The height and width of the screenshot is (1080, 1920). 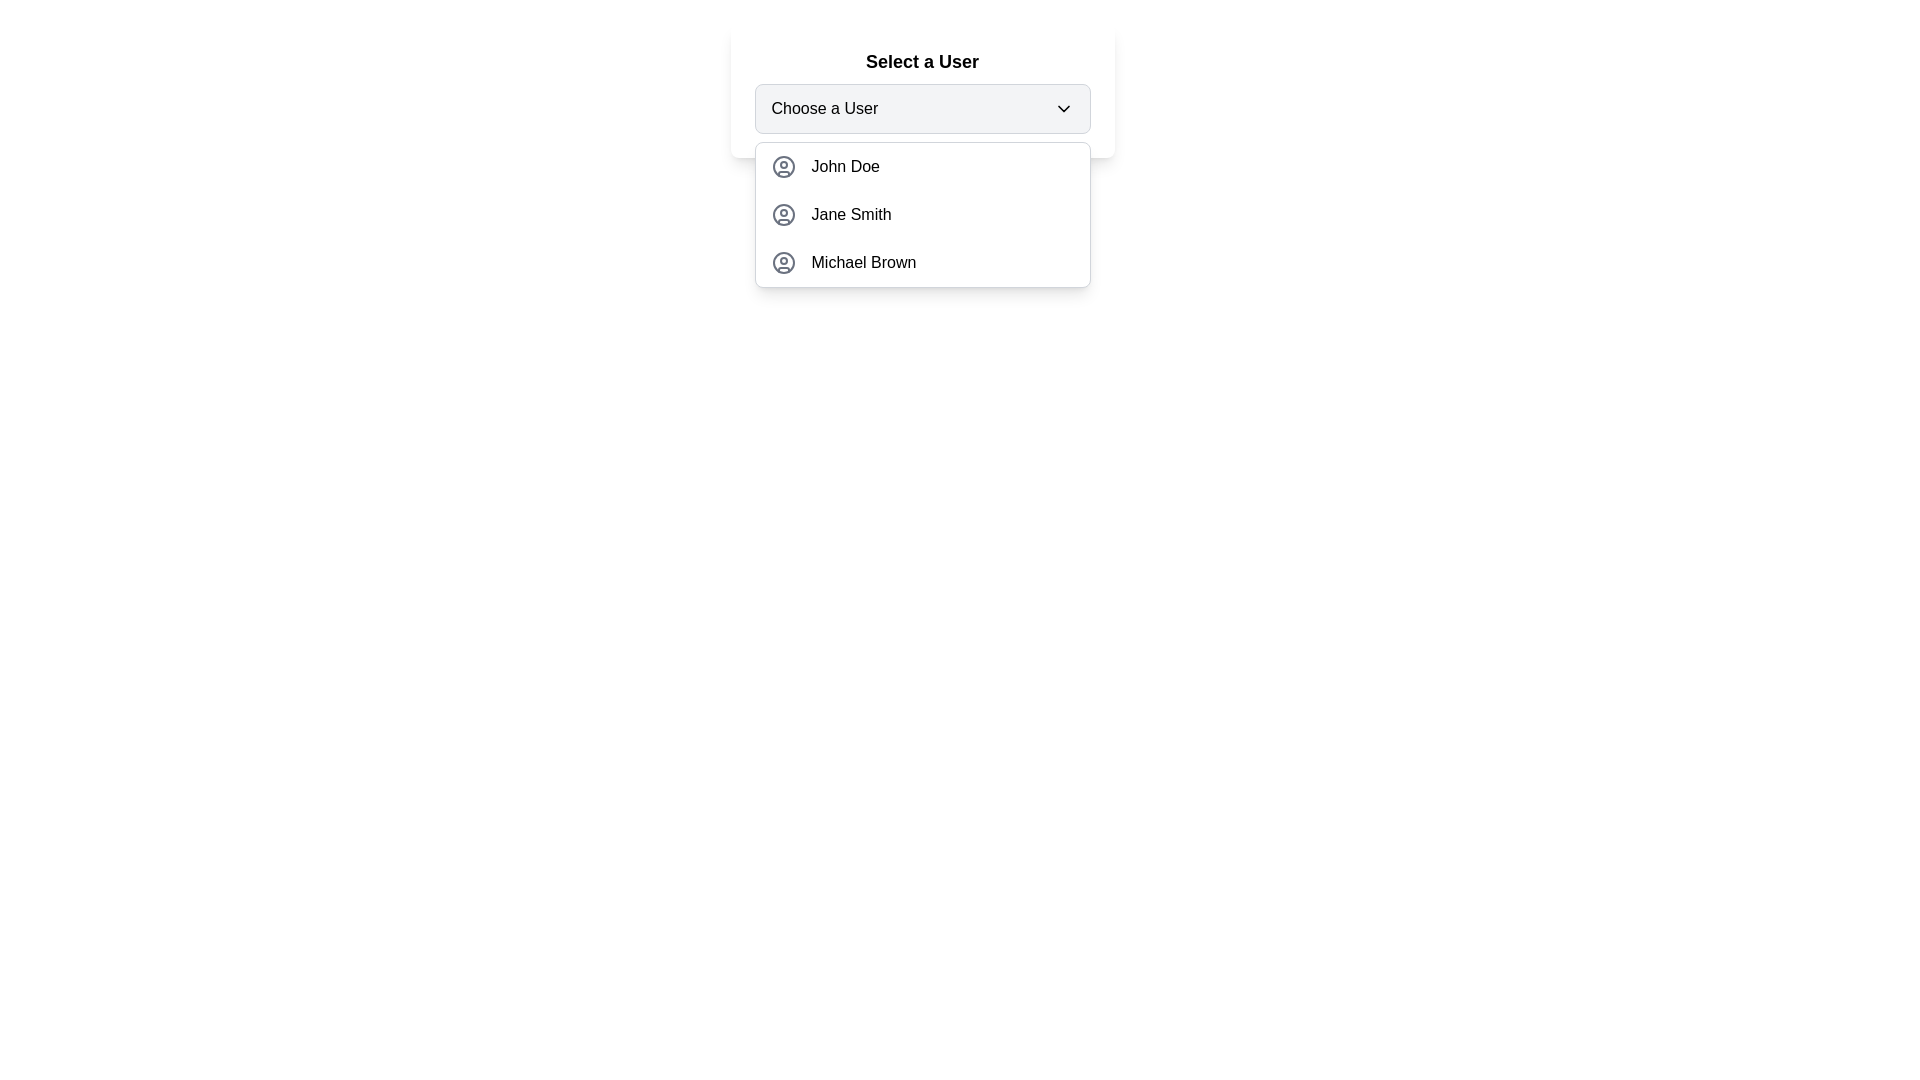 I want to click on the circular user avatar icon representing 'Michael Brown' within the dropdown menu, so click(x=782, y=261).